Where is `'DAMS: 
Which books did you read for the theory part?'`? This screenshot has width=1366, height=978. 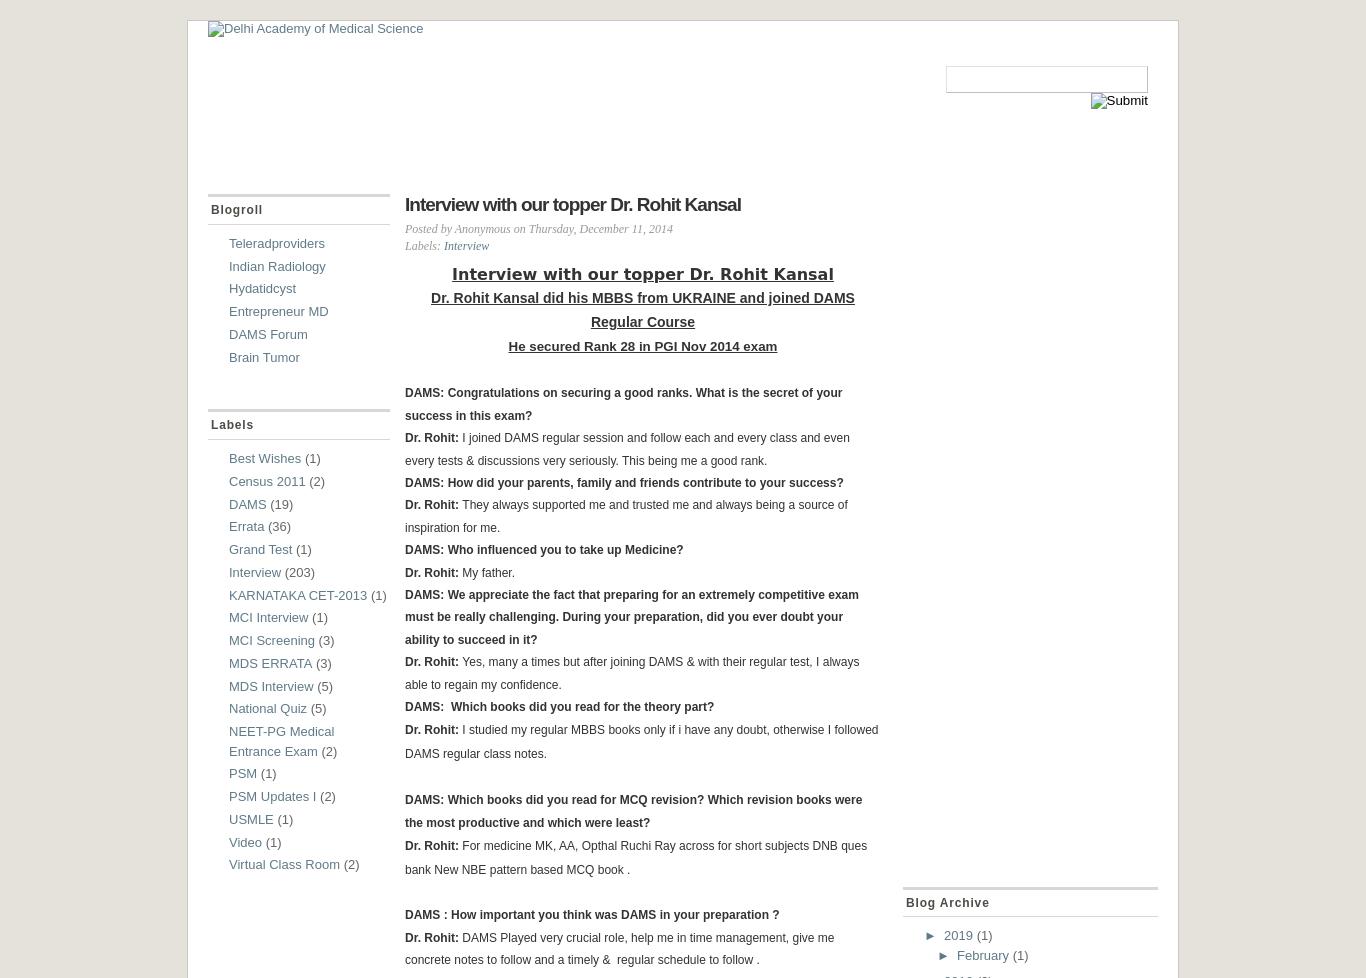
'DAMS: 
Which books did you read for the theory part?' is located at coordinates (404, 706).